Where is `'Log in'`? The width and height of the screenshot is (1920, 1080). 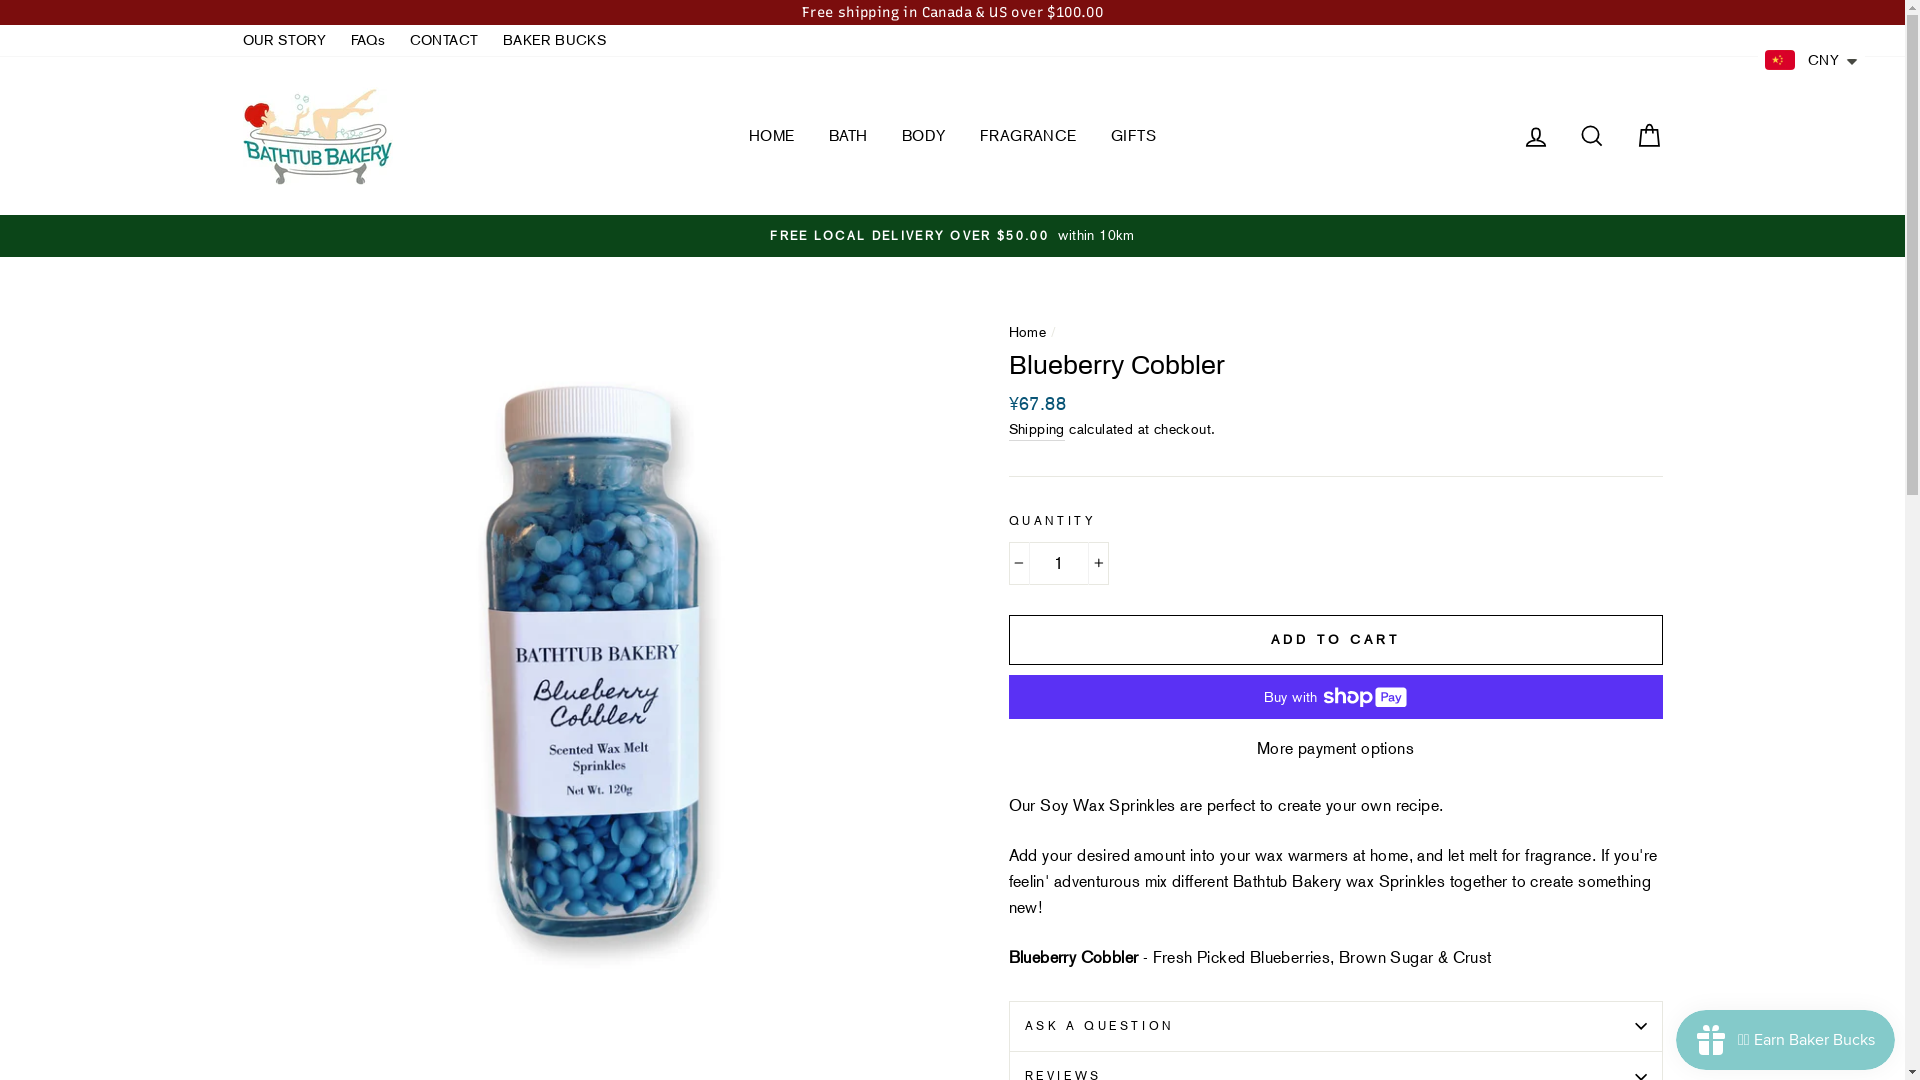 'Log in' is located at coordinates (1535, 135).